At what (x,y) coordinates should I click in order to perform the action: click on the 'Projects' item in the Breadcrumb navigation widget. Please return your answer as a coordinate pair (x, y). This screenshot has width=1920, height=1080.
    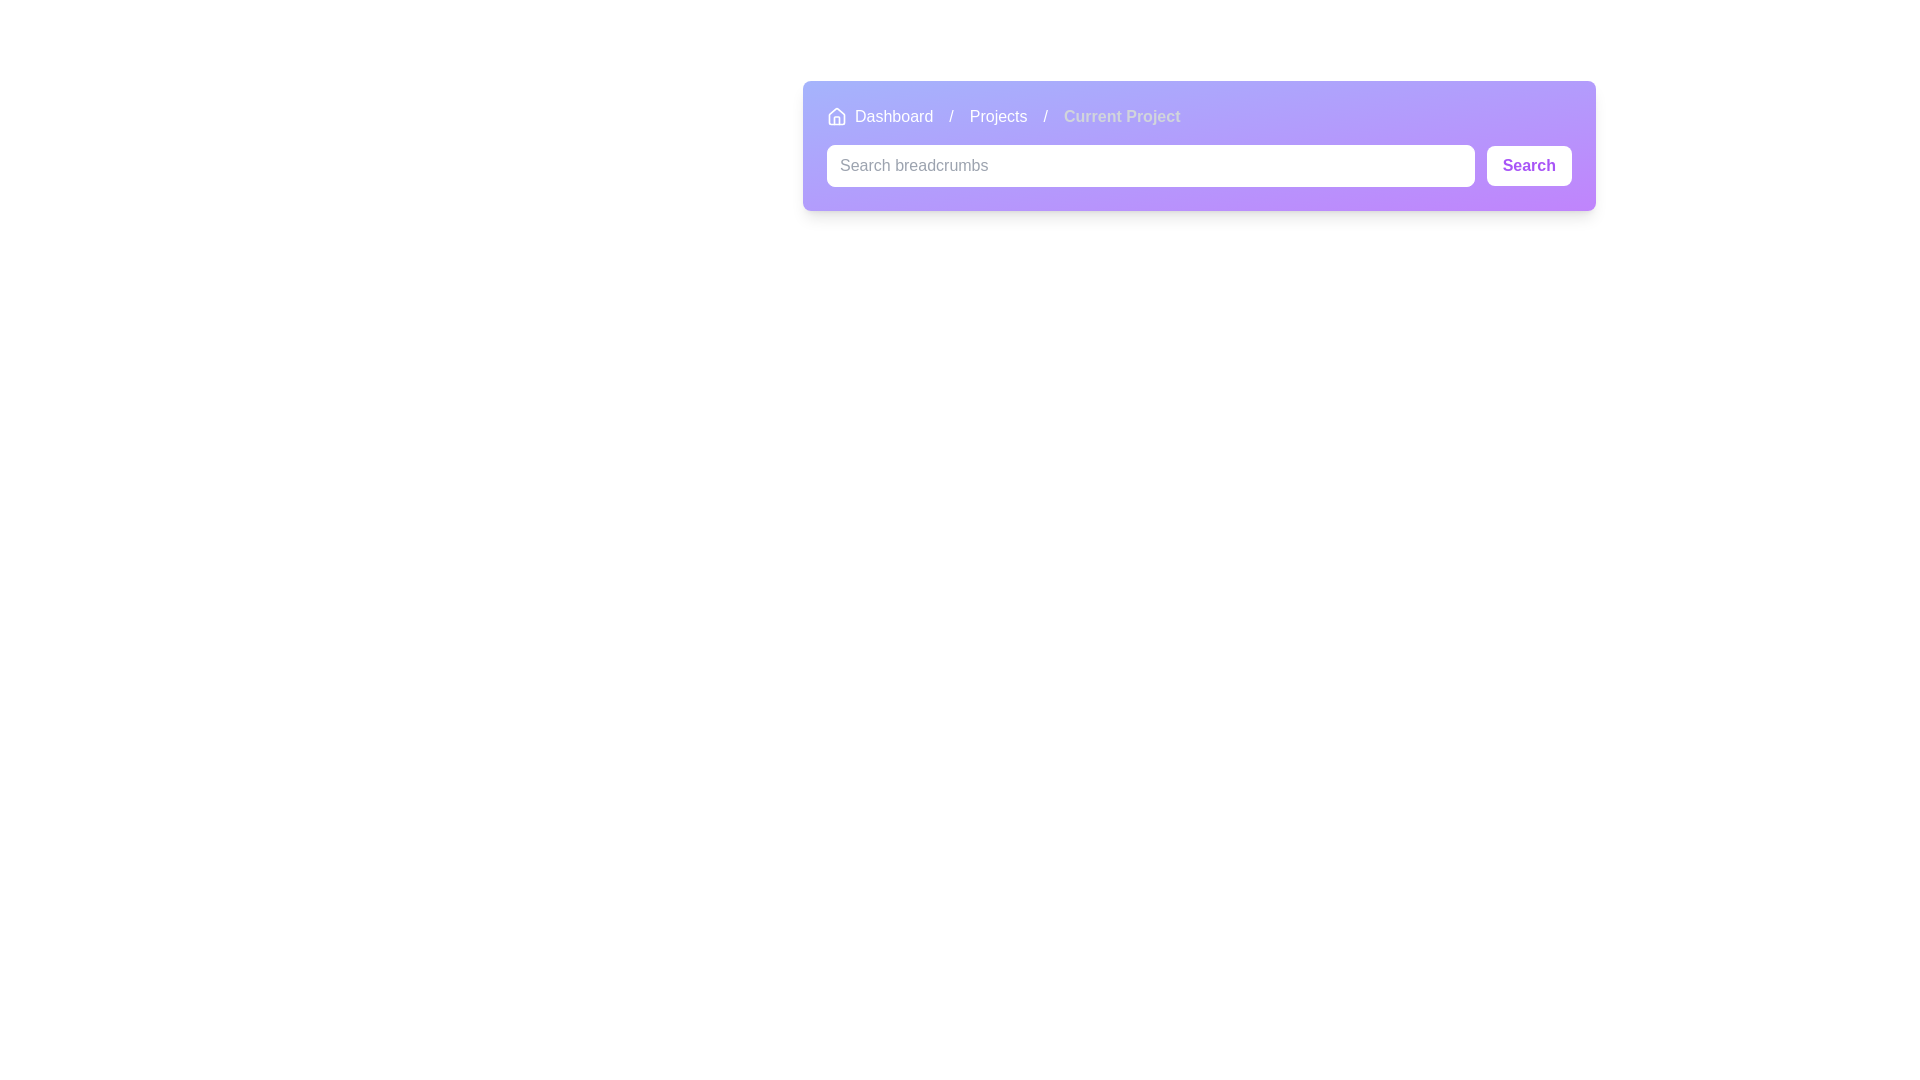
    Looking at the image, I should click on (1003, 116).